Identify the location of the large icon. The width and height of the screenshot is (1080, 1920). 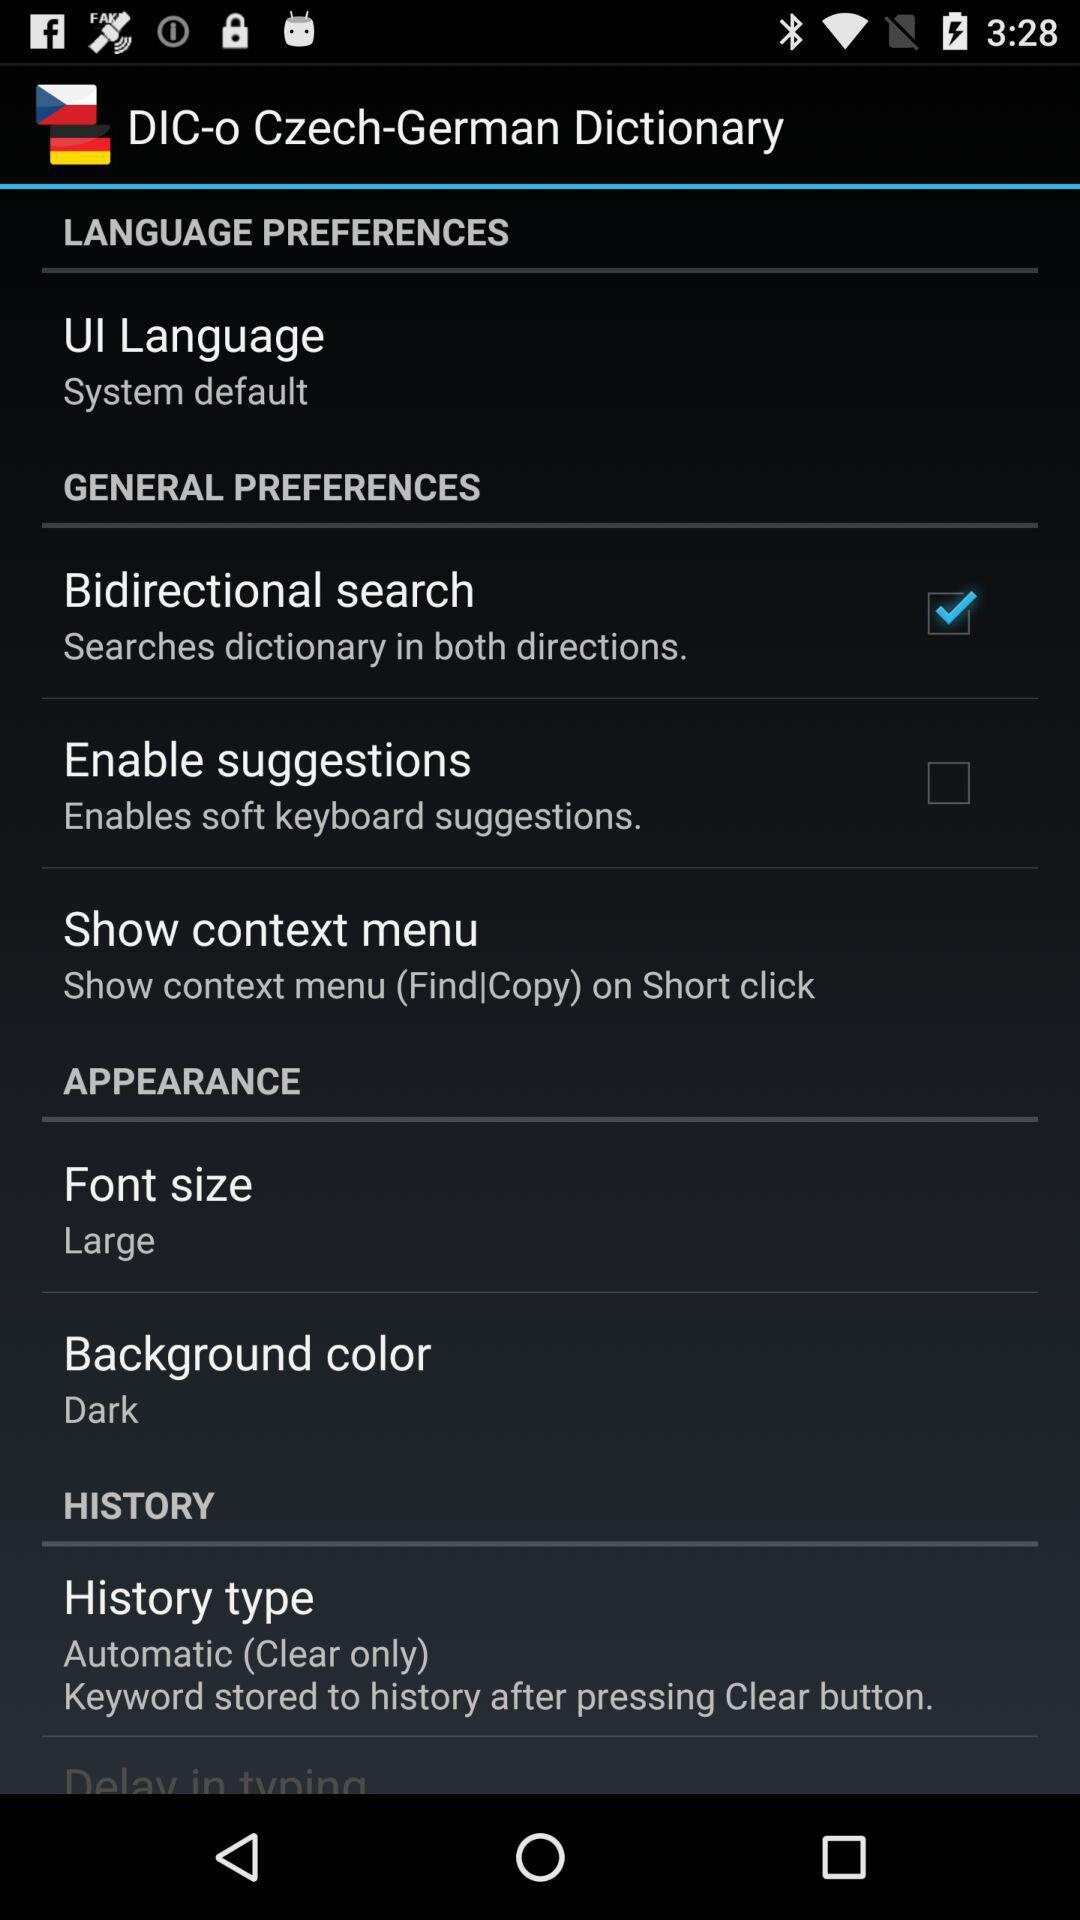
(109, 1237).